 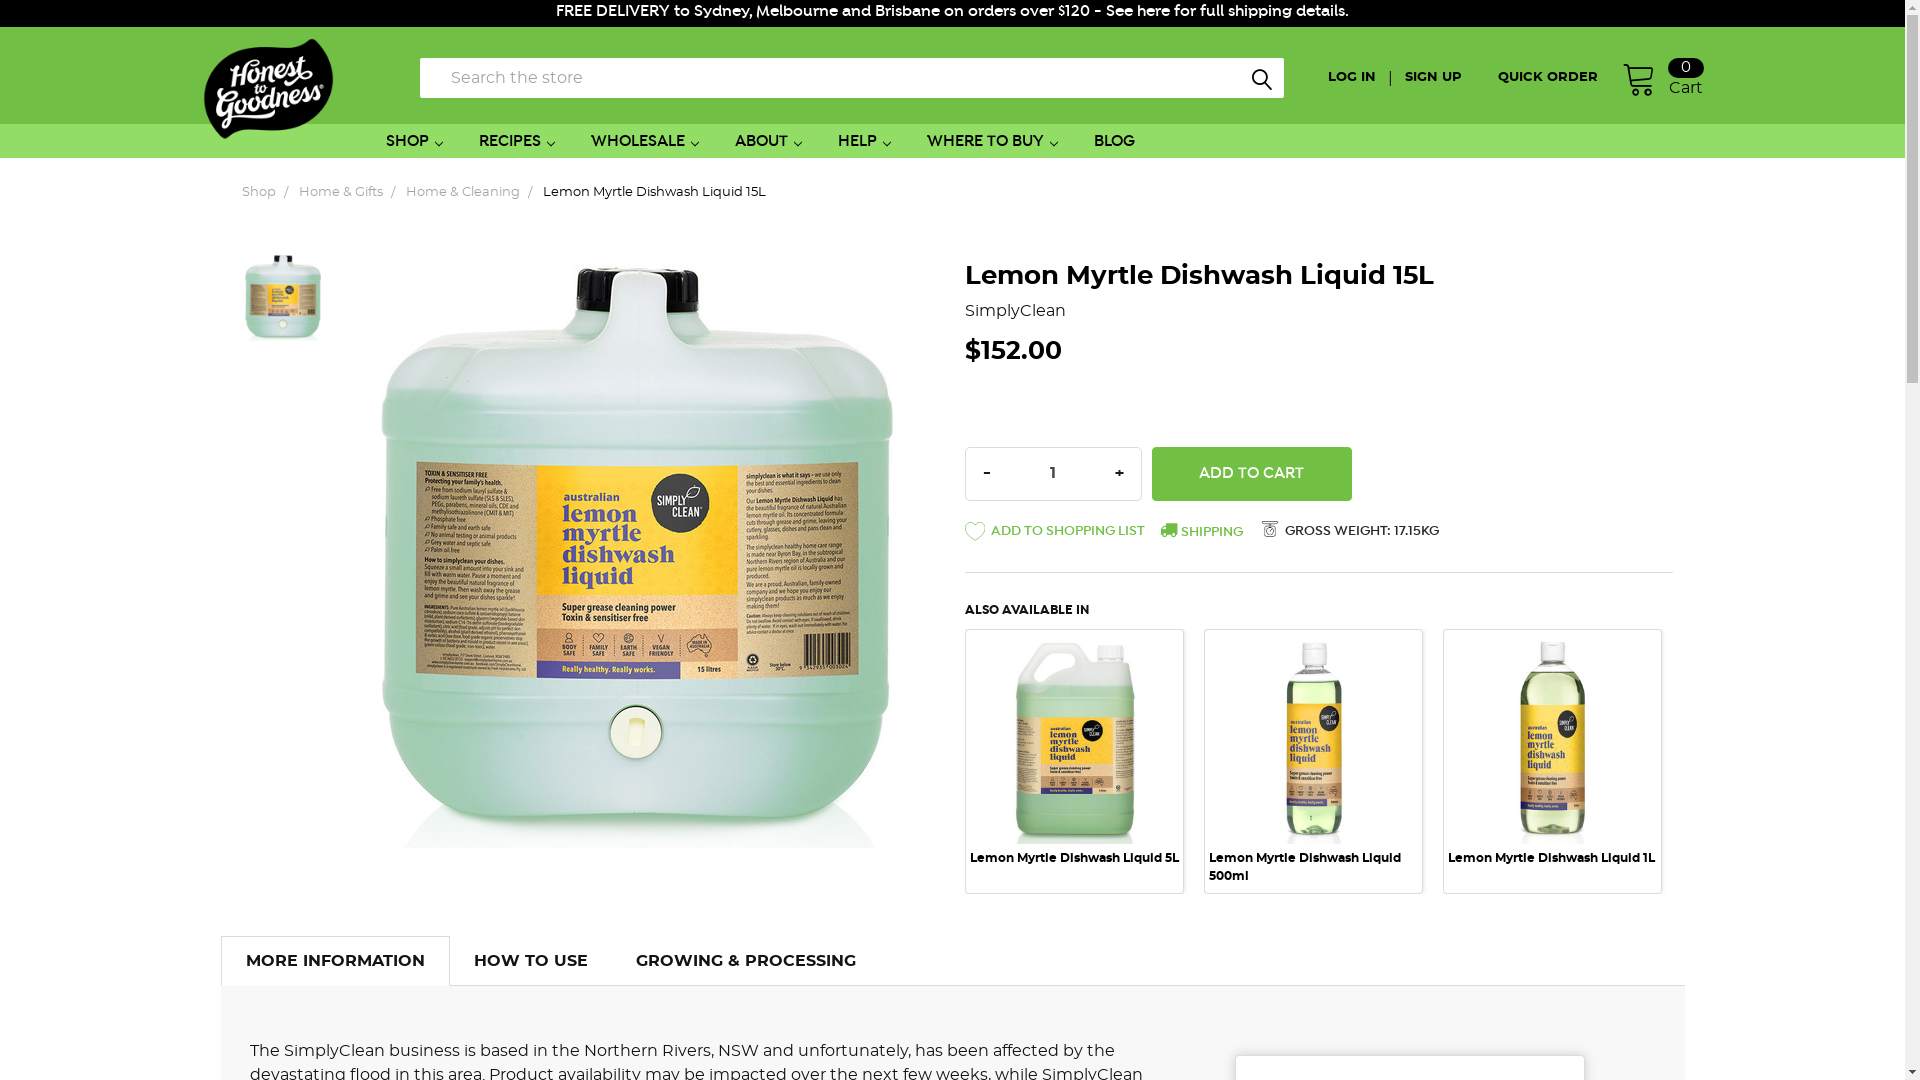 What do you see at coordinates (1358, 77) in the screenshot?
I see `'LOG IN'` at bounding box center [1358, 77].